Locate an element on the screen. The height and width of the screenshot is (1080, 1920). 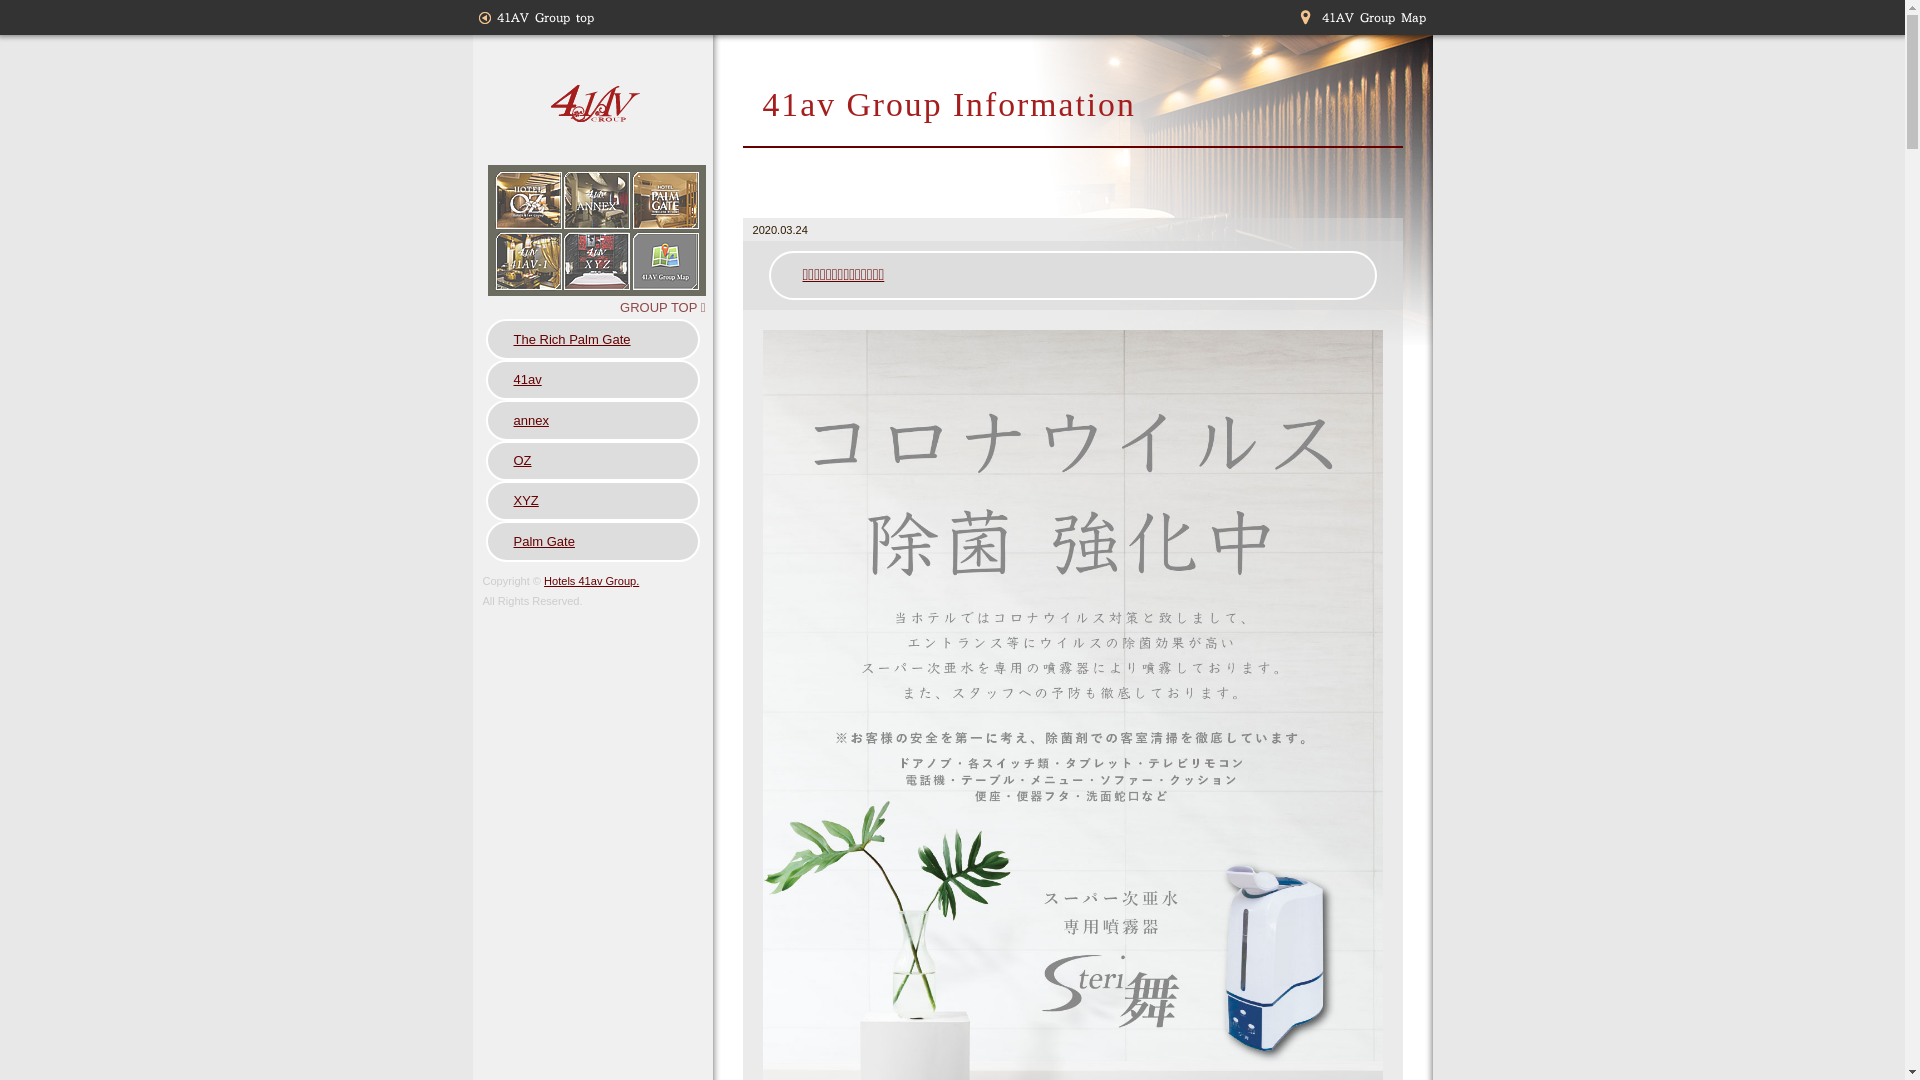
'annex' is located at coordinates (592, 419).